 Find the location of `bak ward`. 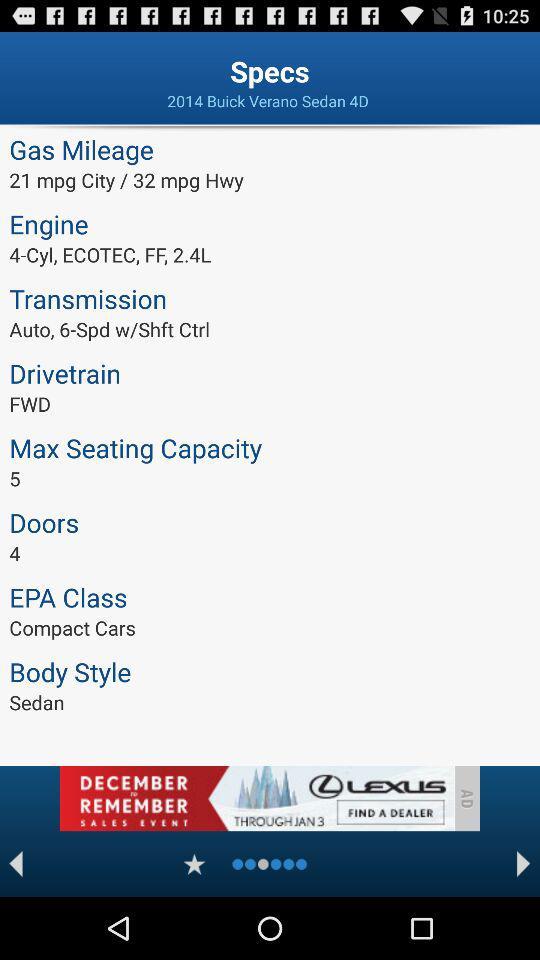

bak ward is located at coordinates (15, 863).